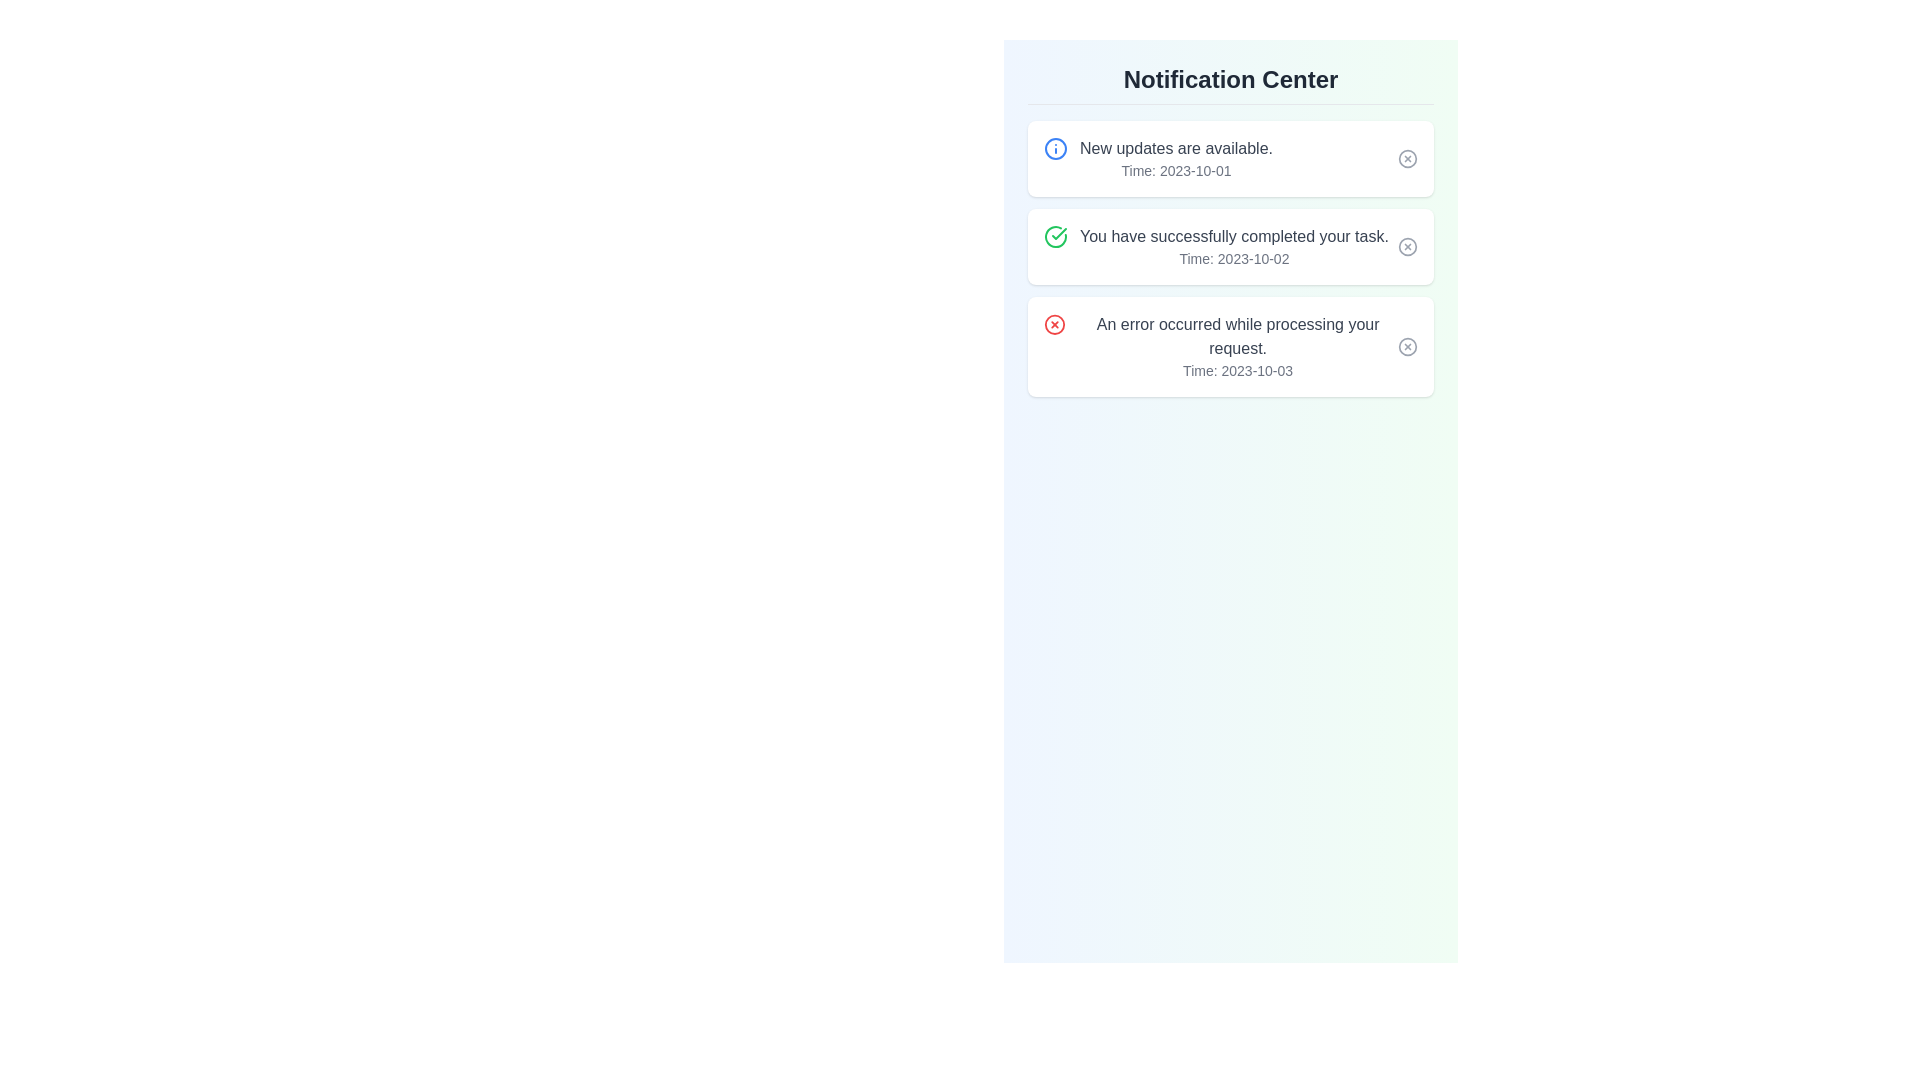  What do you see at coordinates (1229, 229) in the screenshot?
I see `the notification panel titled 'Notification Center' to interact with the notifications it contains` at bounding box center [1229, 229].